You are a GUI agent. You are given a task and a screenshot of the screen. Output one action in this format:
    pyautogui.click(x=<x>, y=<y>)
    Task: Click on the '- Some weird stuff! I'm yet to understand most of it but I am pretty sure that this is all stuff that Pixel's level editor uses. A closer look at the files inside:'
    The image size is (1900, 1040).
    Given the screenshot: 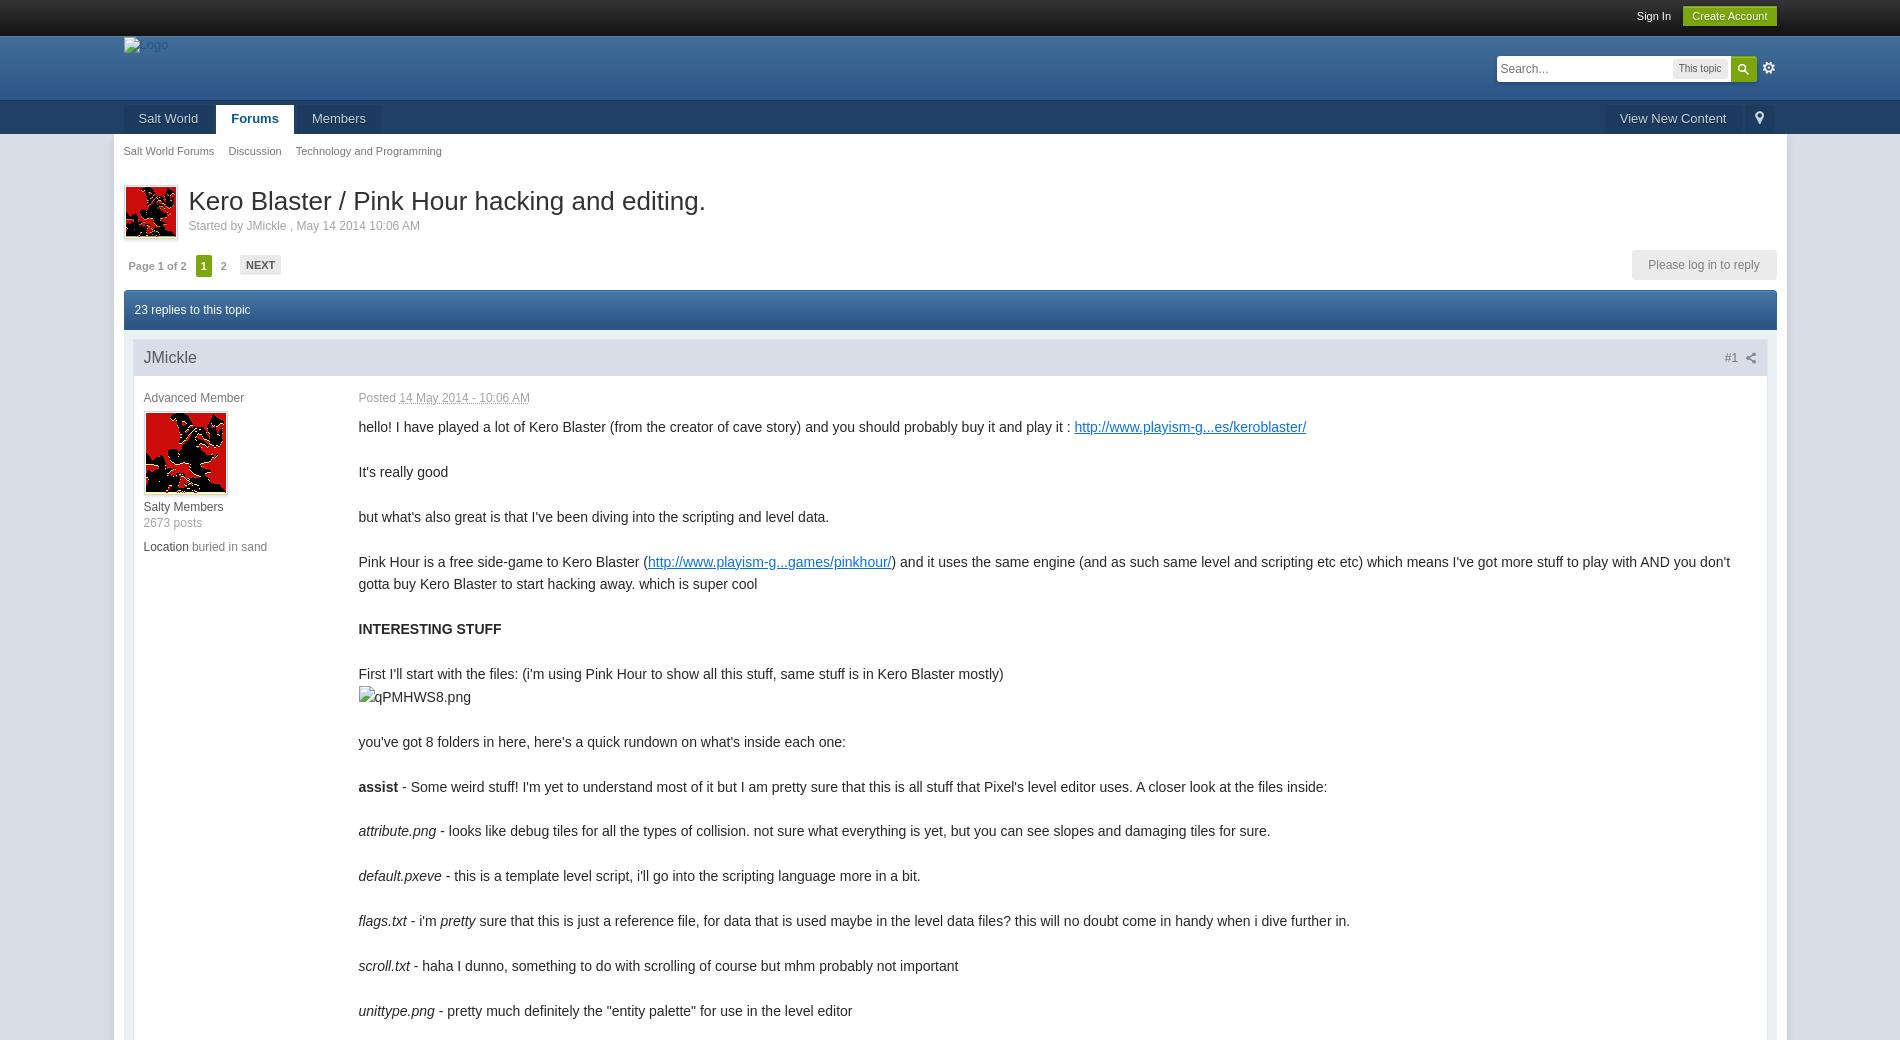 What is the action you would take?
    pyautogui.click(x=861, y=785)
    